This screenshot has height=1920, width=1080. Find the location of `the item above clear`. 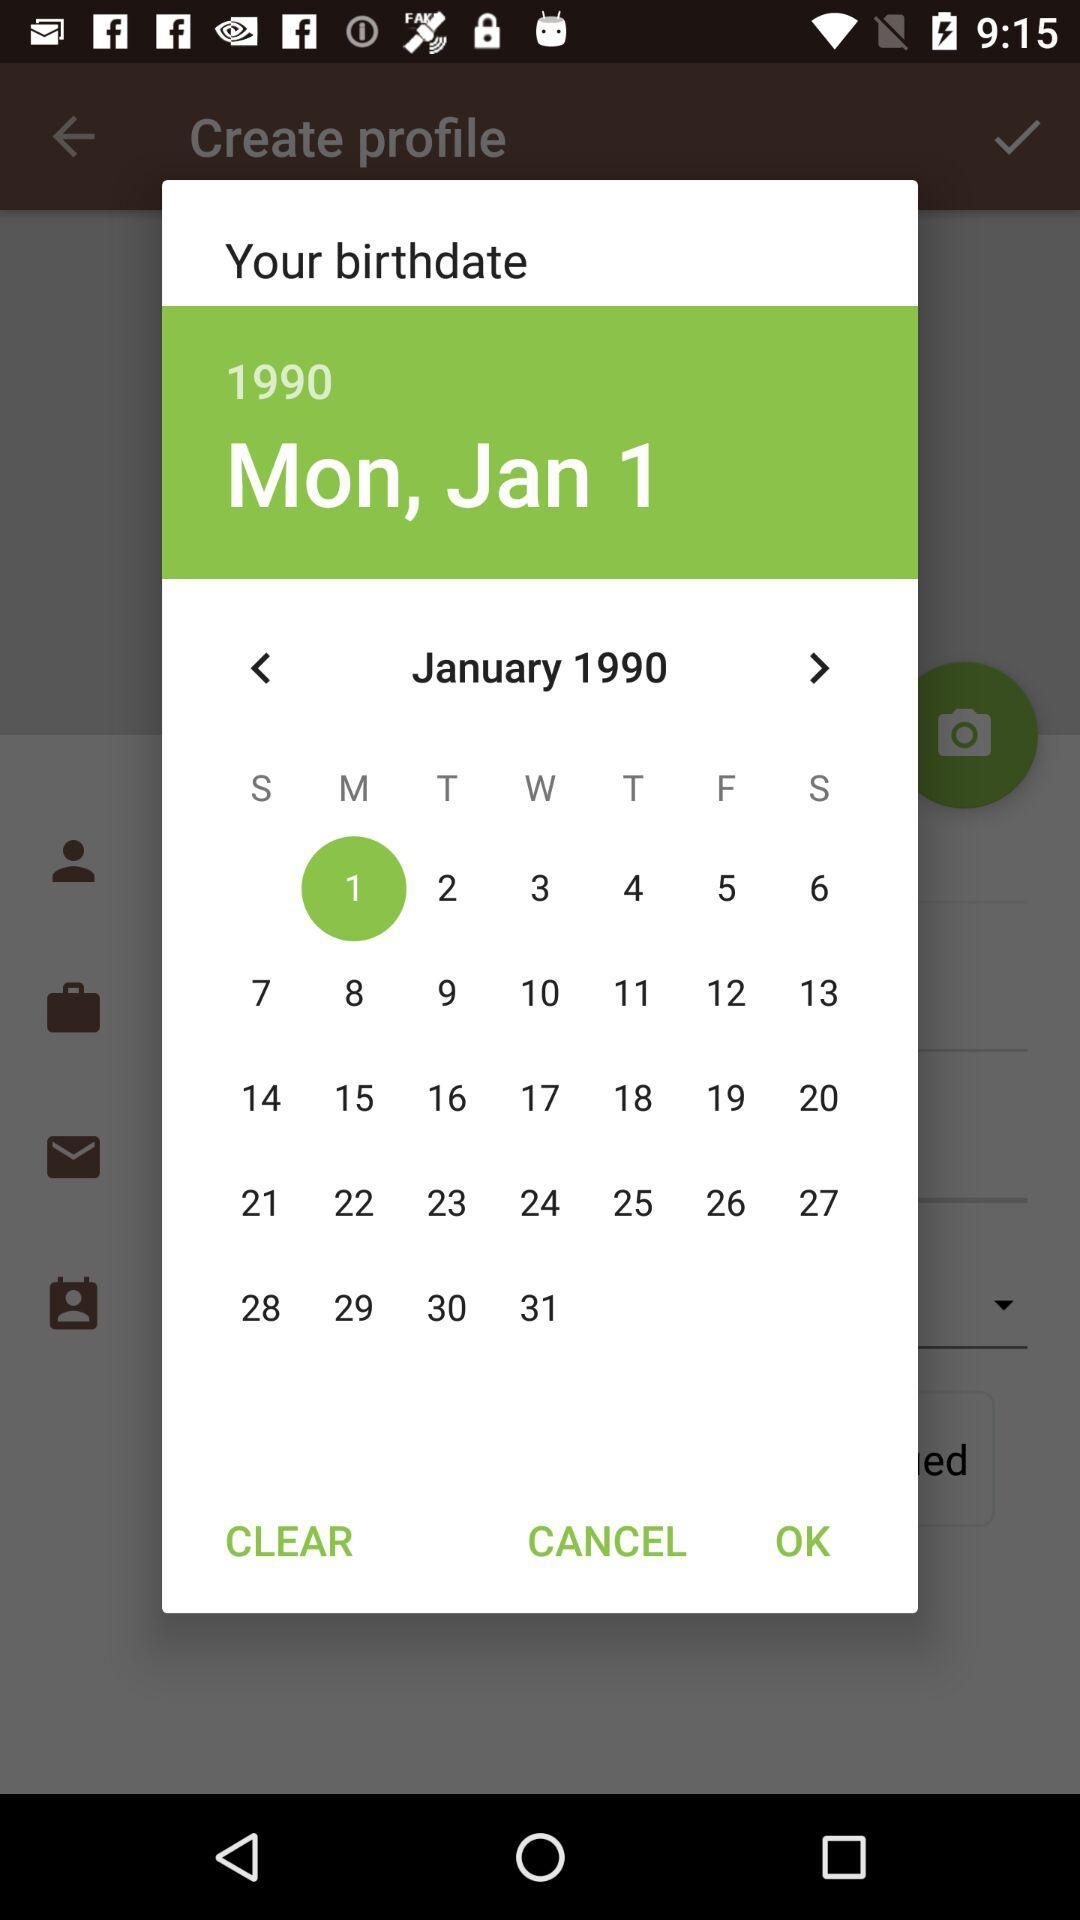

the item above clear is located at coordinates (260, 668).